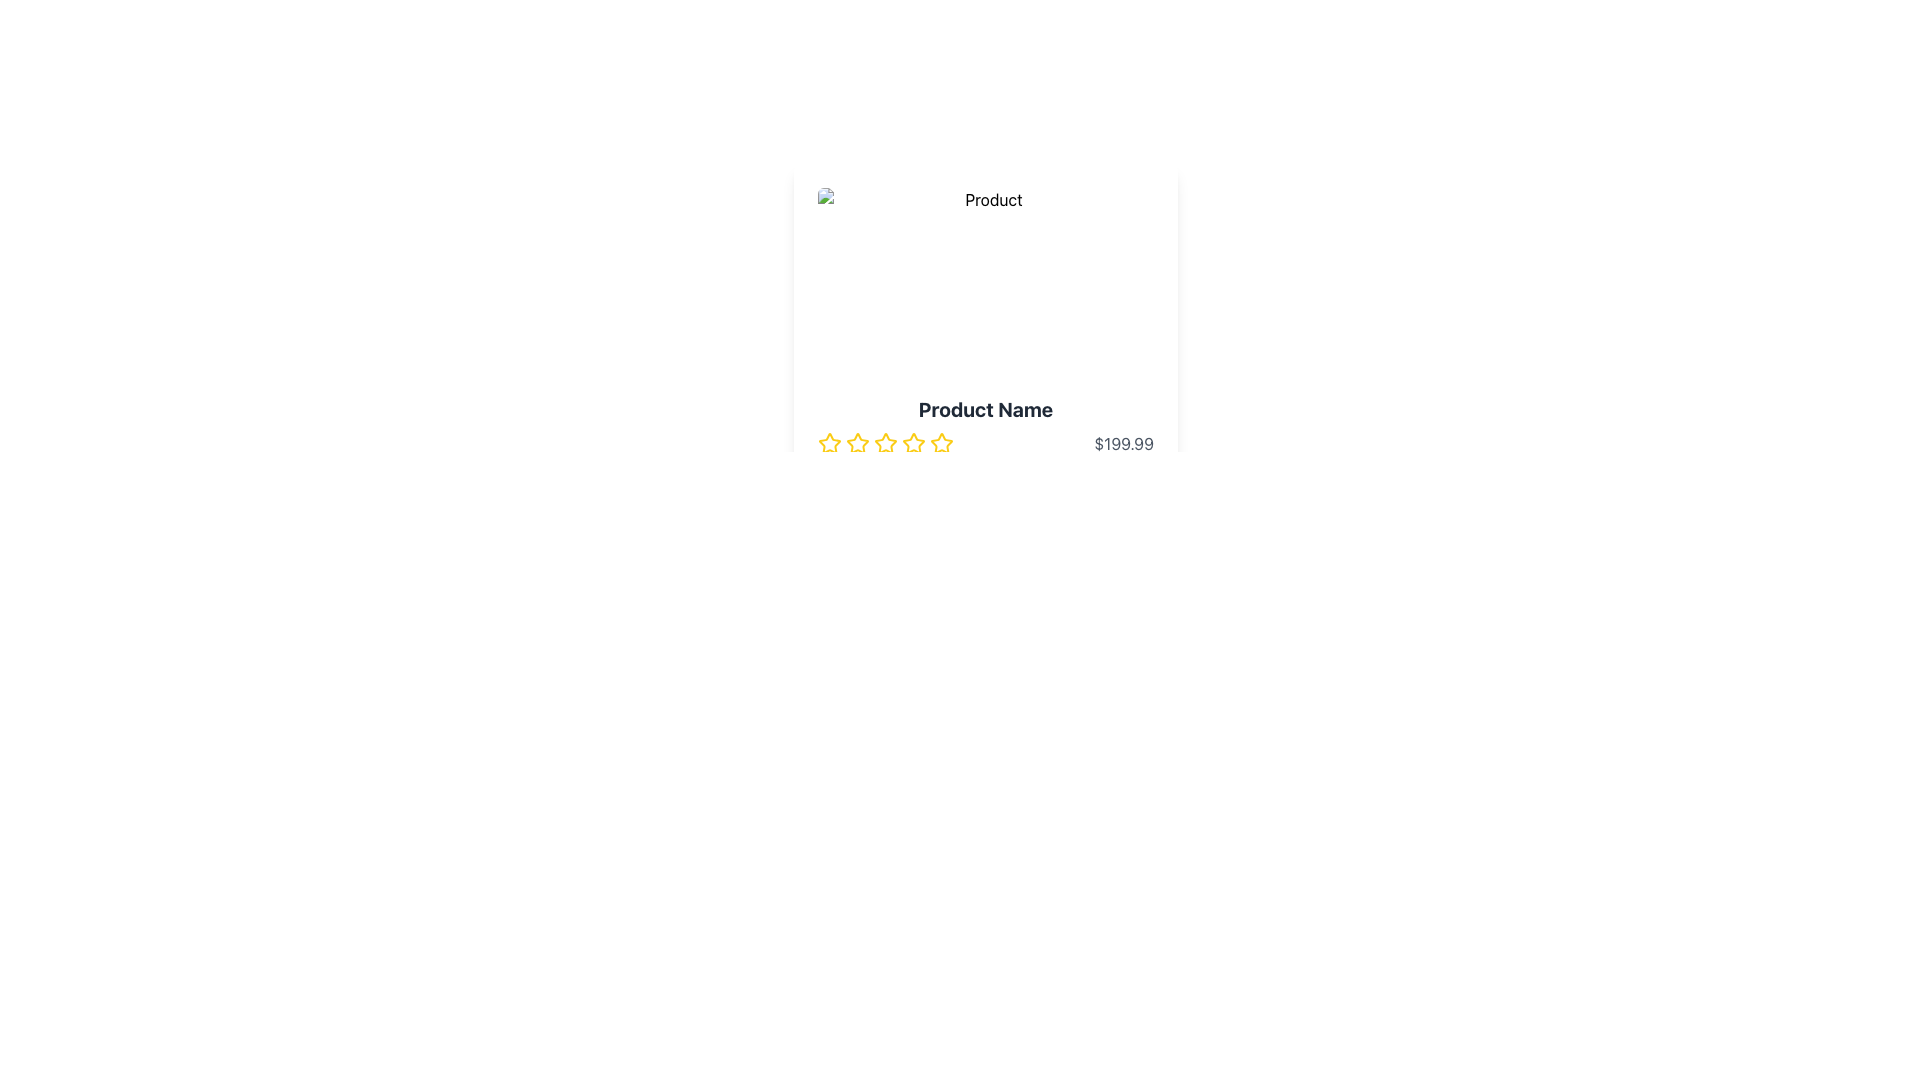  I want to click on the fourth yellow star icon in the horizontal row of rating stars to rate the product, so click(940, 442).